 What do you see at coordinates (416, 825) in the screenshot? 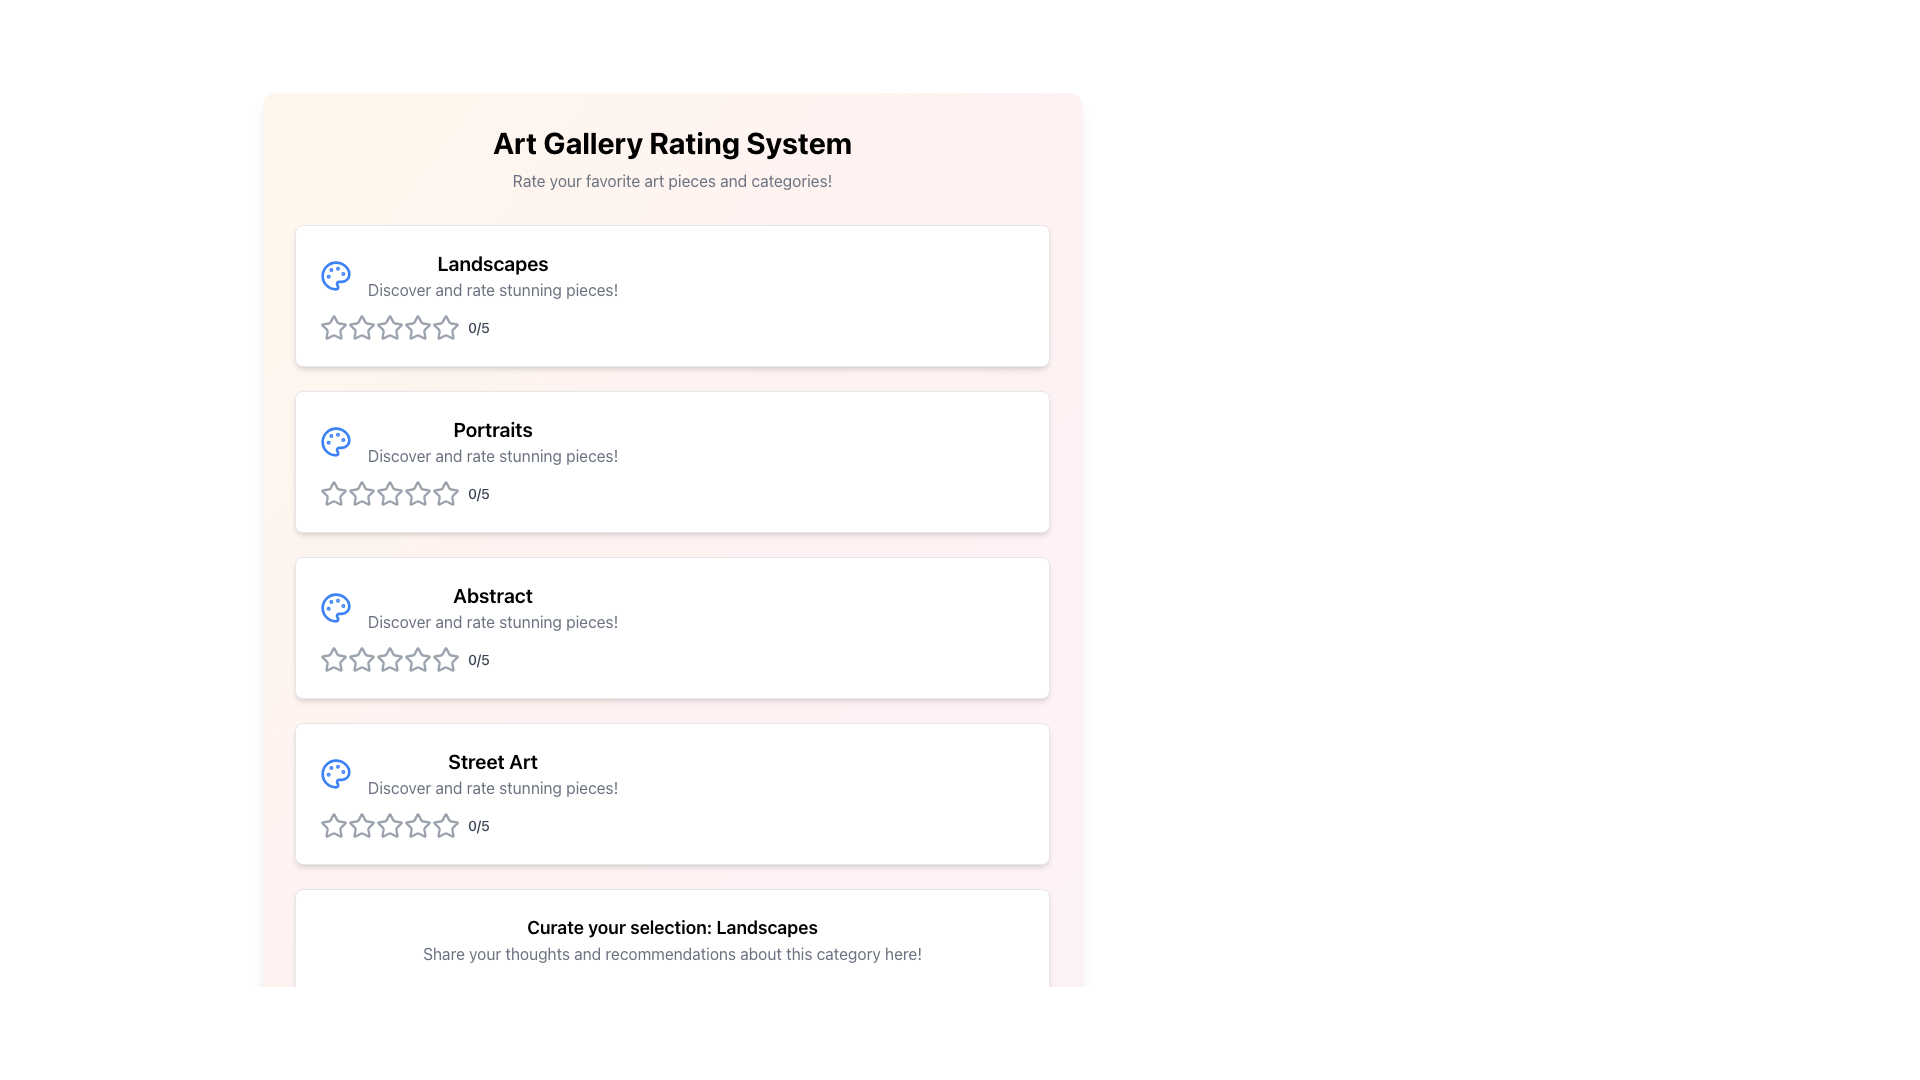
I see `the fifth star icon in the fourth rating group under the 'Street Art' section` at bounding box center [416, 825].